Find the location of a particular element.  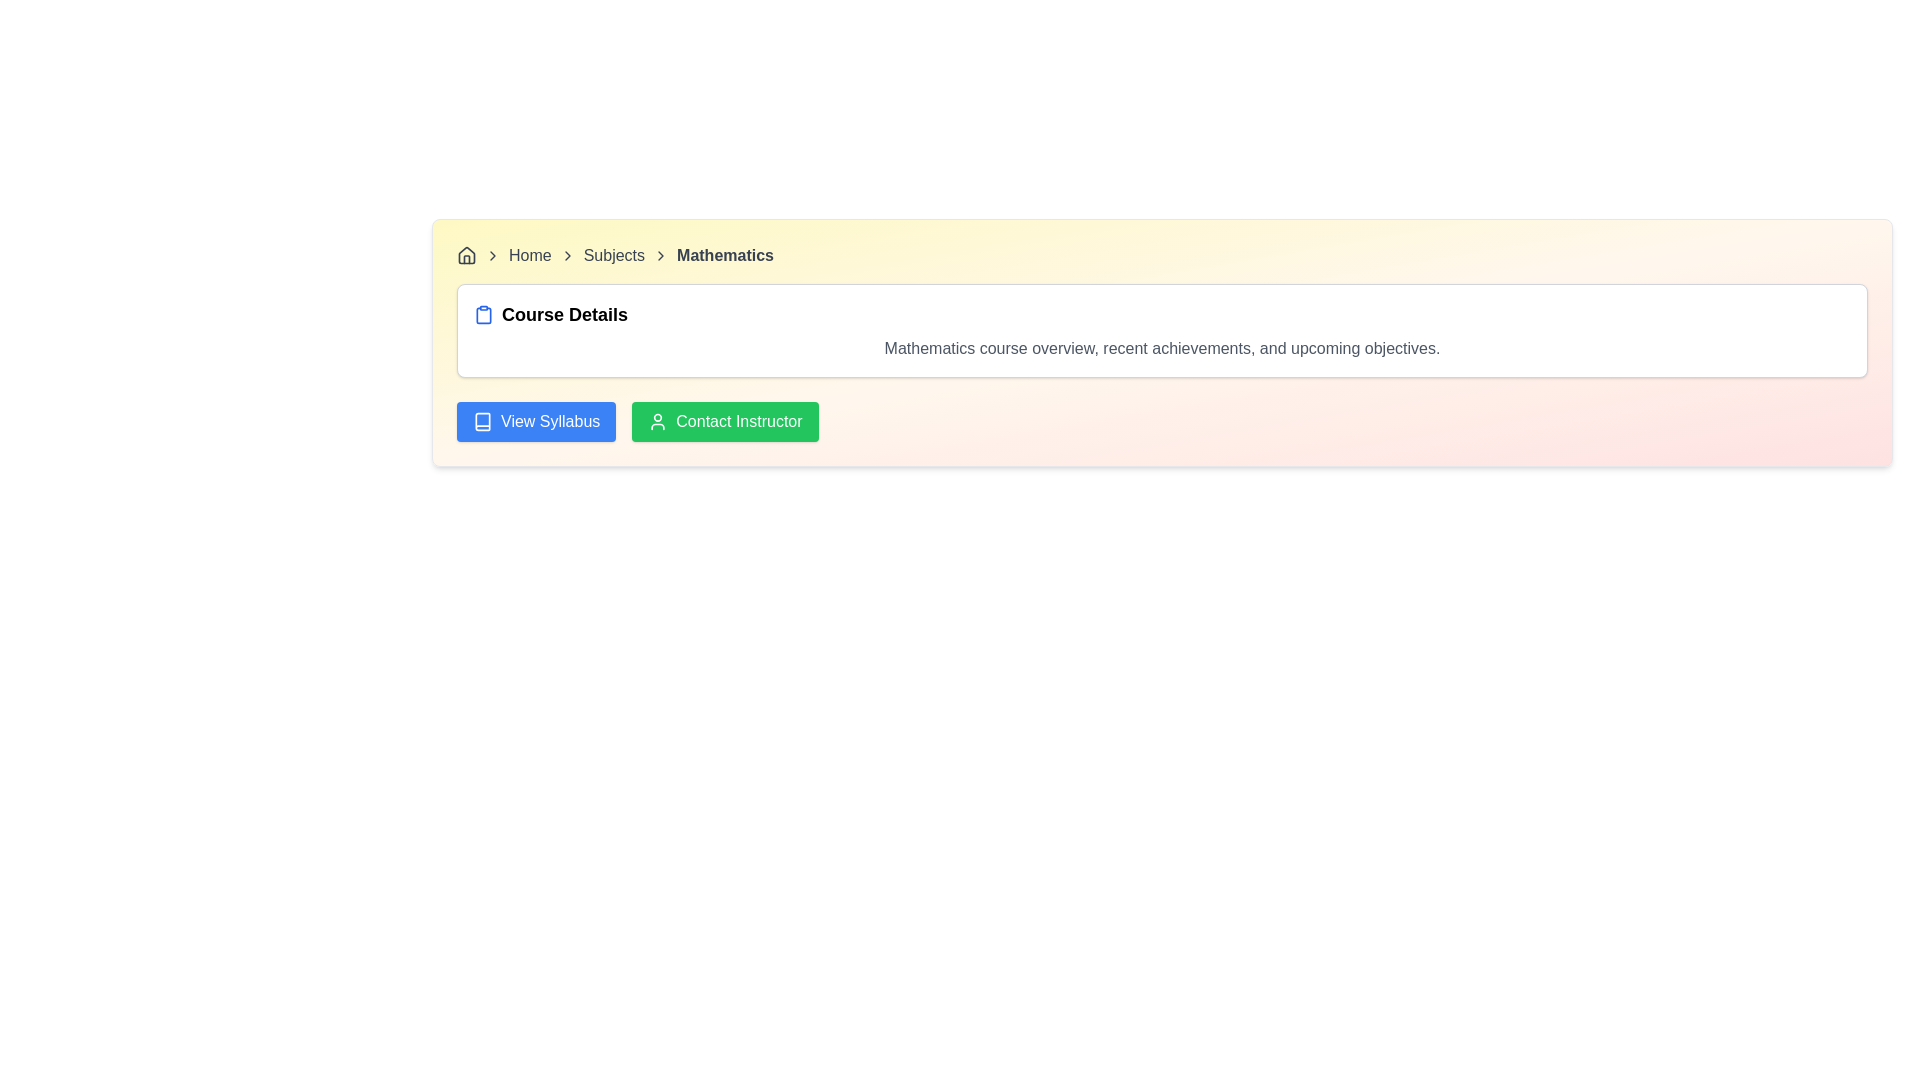

the 'View Syllabus' button which contains the book icon, located at the leftmost position in the bottom row of the content card is located at coordinates (483, 420).